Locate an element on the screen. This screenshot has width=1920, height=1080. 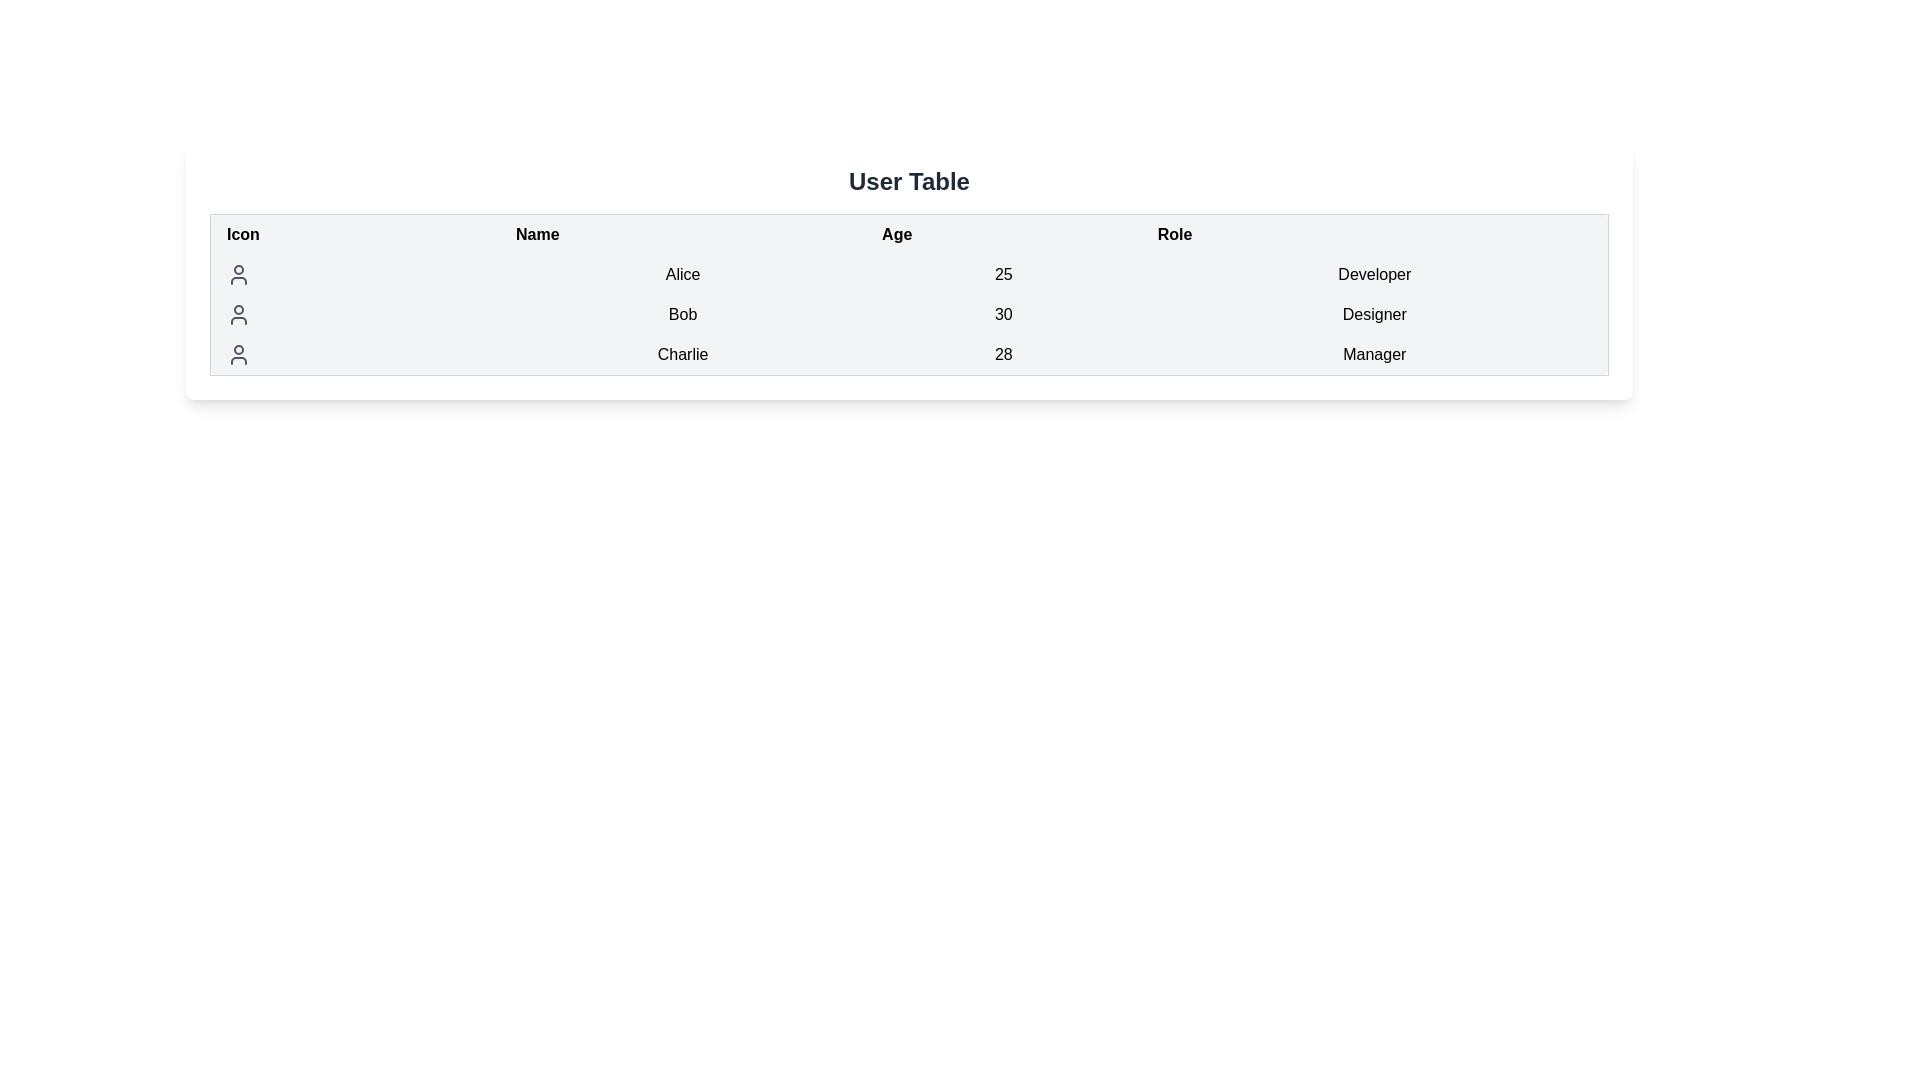
the static text label displaying the name 'Alice', which is located in the second column of the first row of the table, between the label 'Name' and the number '25' is located at coordinates (683, 274).